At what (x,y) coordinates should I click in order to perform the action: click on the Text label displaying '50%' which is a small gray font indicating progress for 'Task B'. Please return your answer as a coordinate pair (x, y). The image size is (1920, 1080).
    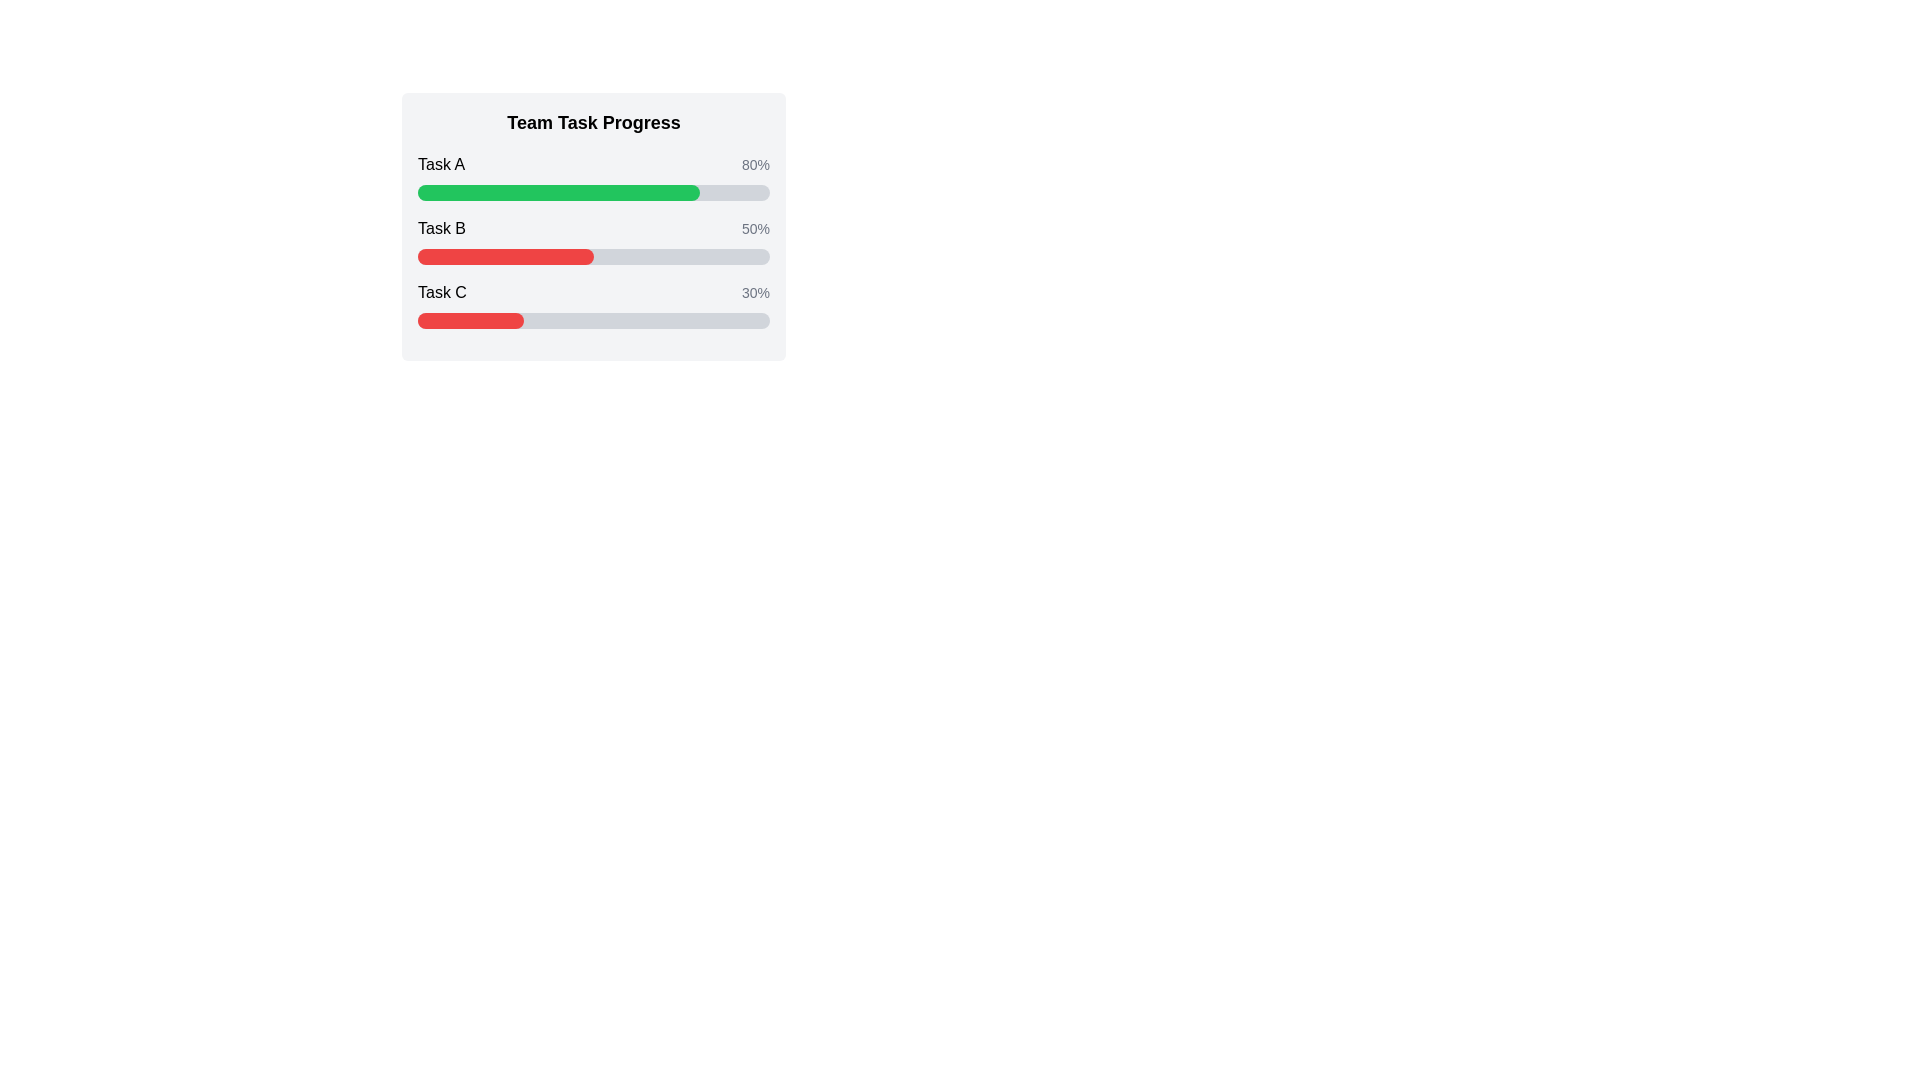
    Looking at the image, I should click on (754, 227).